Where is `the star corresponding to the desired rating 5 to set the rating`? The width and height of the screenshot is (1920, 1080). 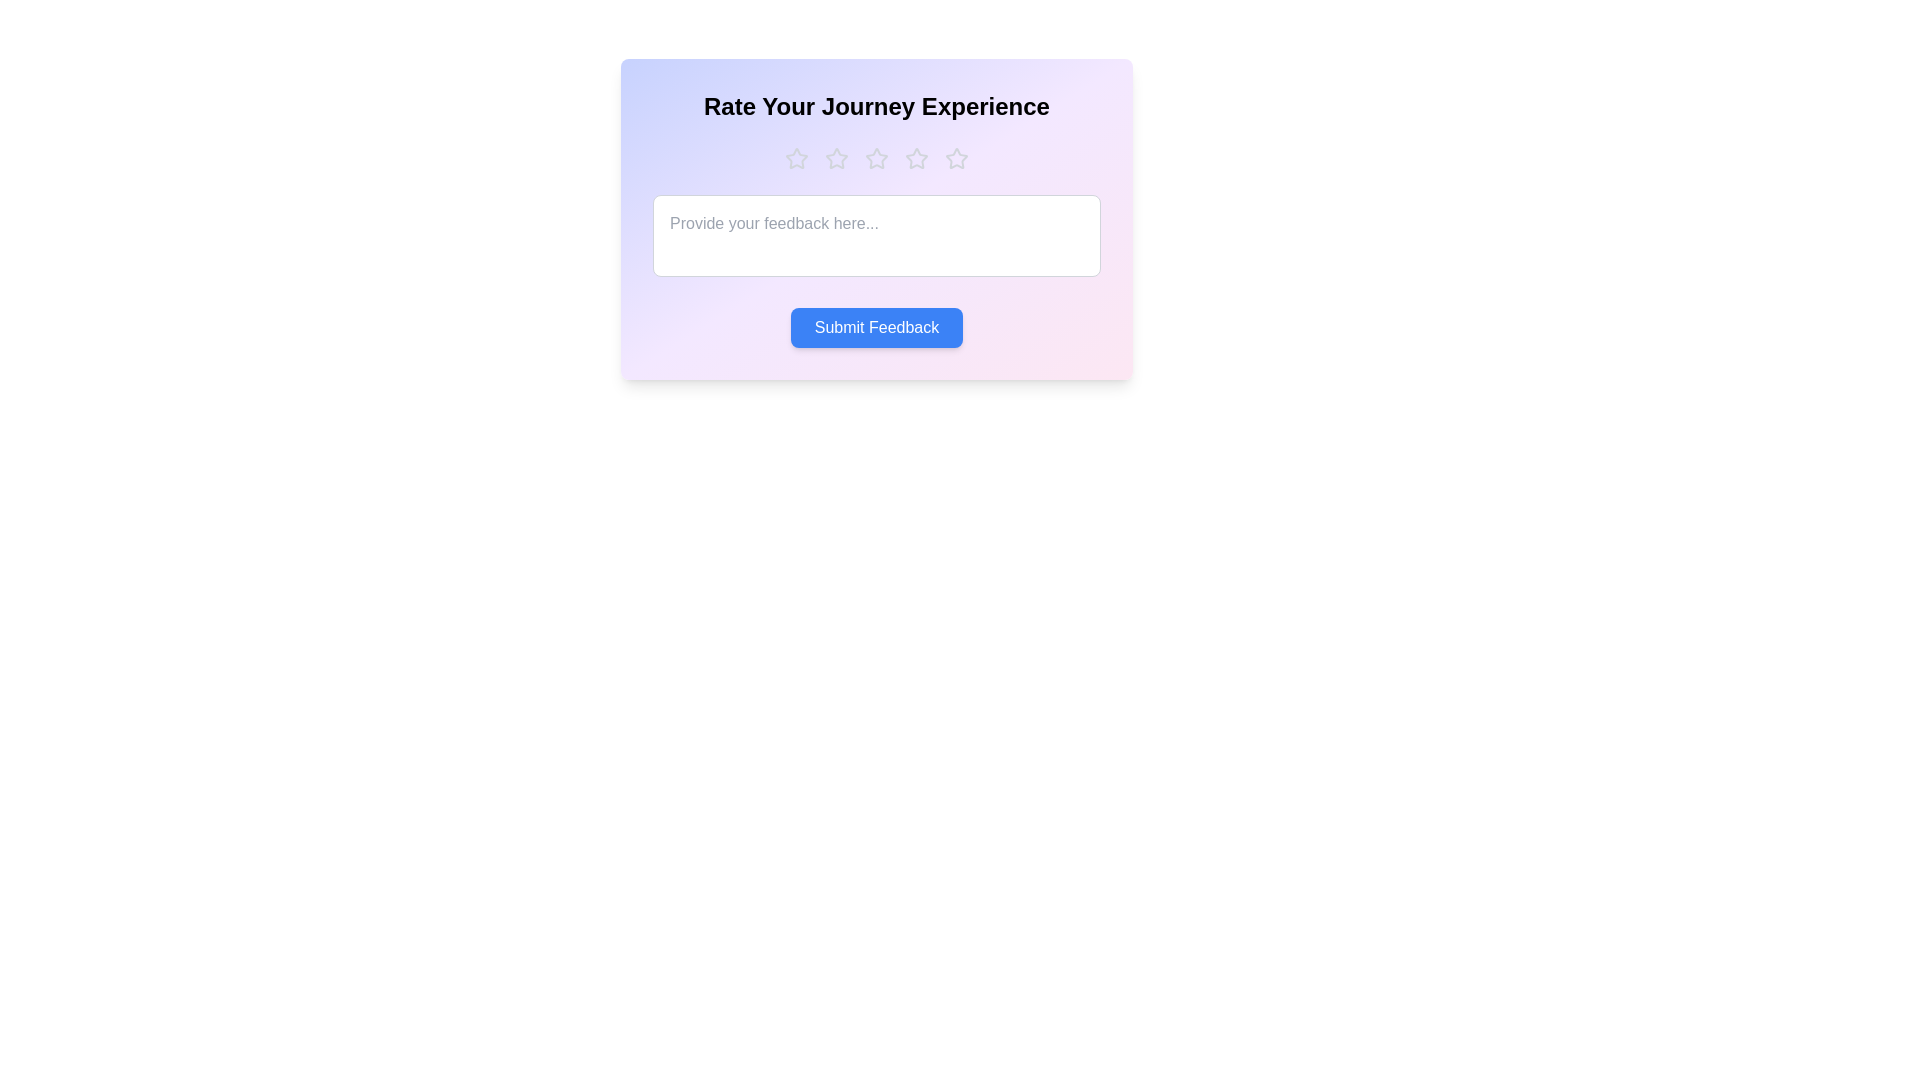 the star corresponding to the desired rating 5 to set the rating is located at coordinates (955, 157).